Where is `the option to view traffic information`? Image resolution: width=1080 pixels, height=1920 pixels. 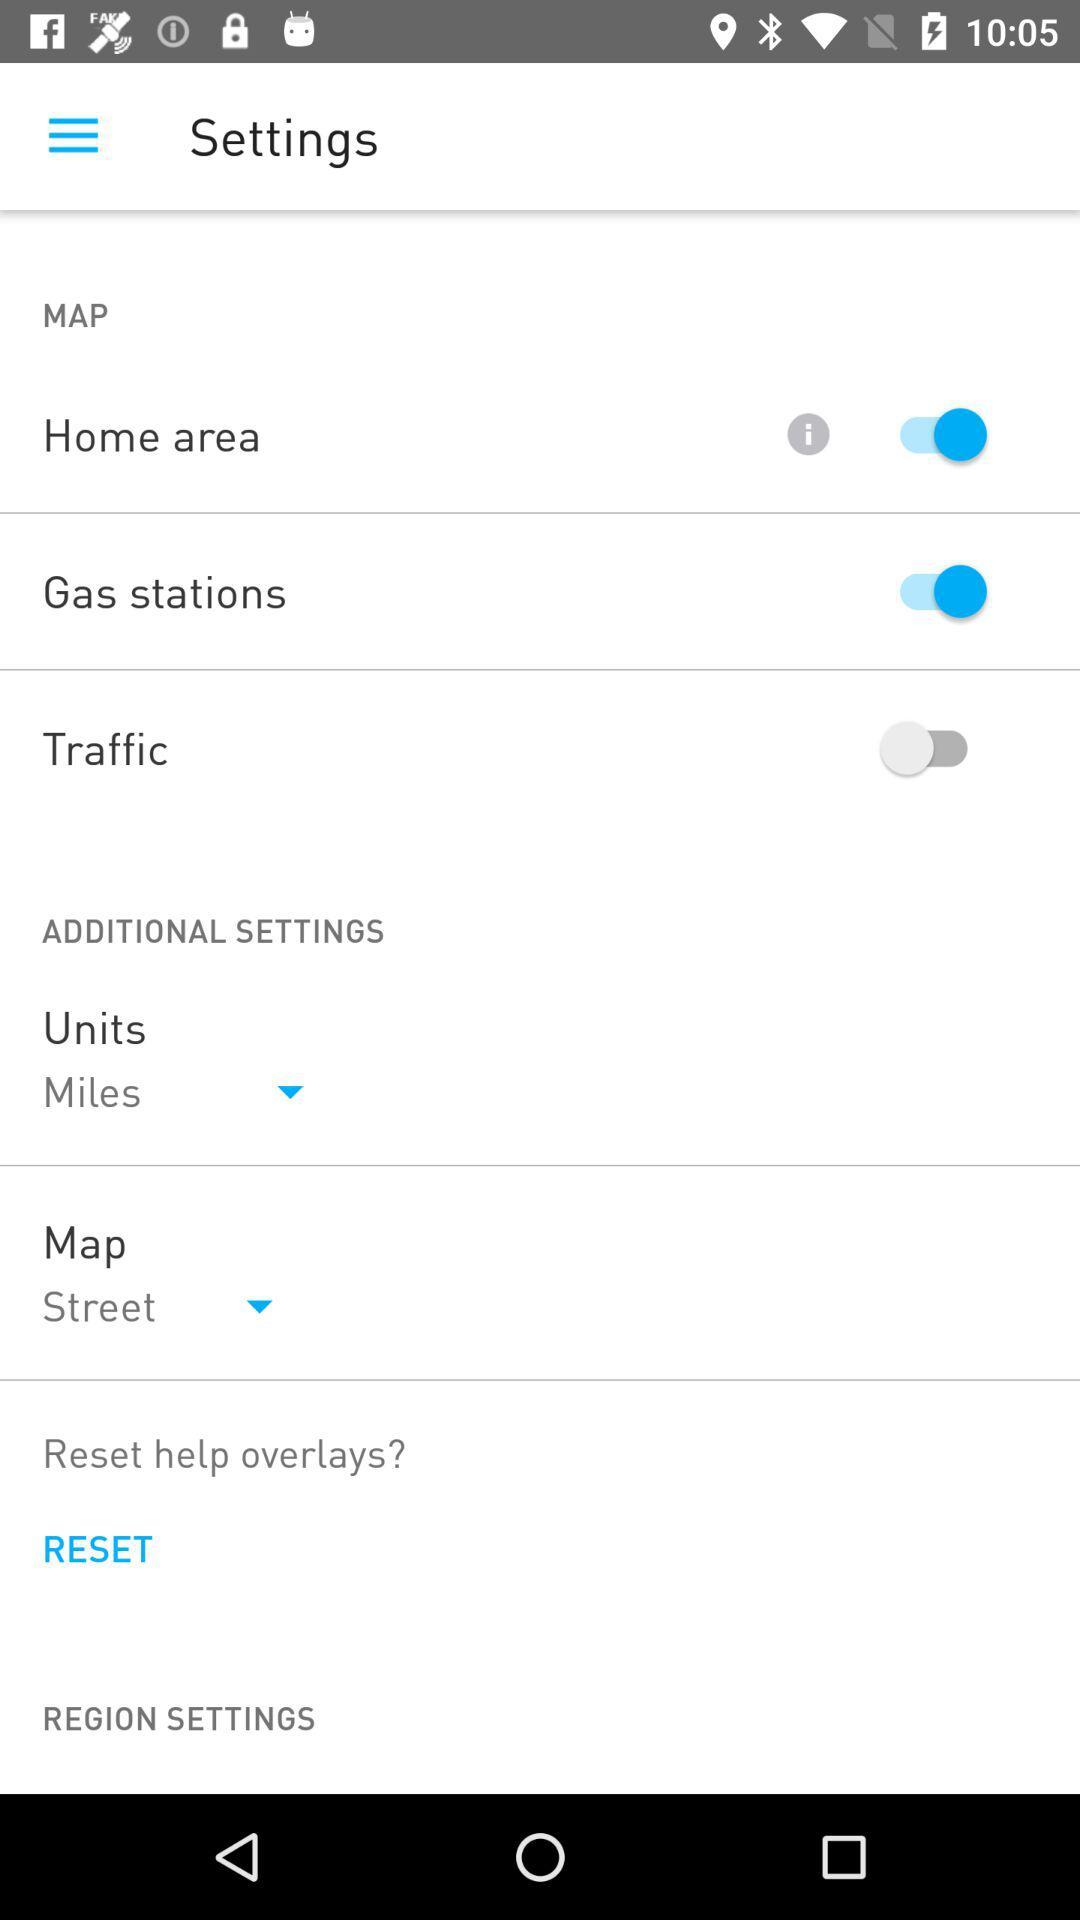 the option to view traffic information is located at coordinates (933, 747).